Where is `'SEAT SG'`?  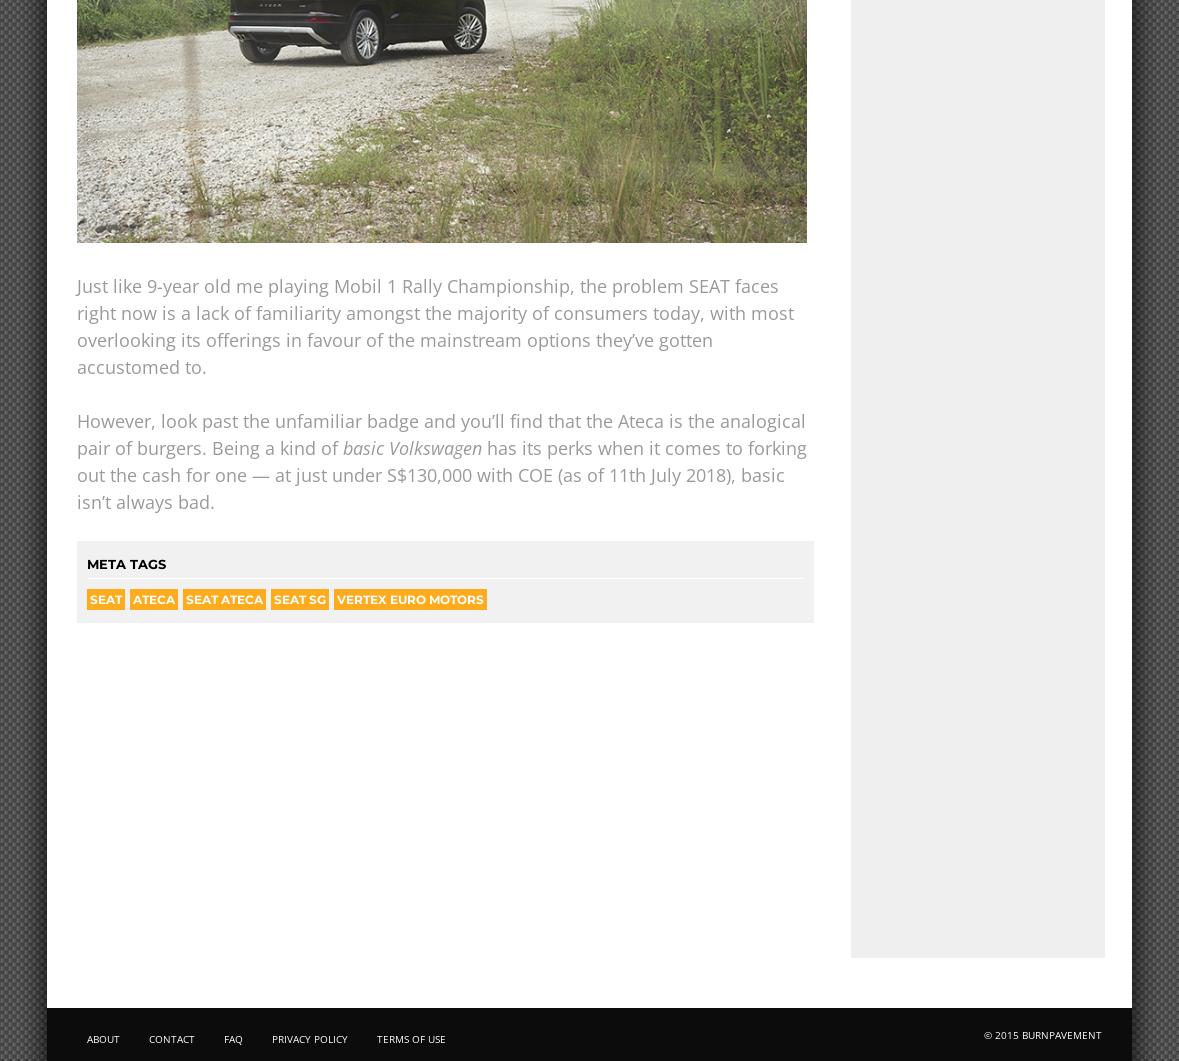
'SEAT SG' is located at coordinates (300, 598).